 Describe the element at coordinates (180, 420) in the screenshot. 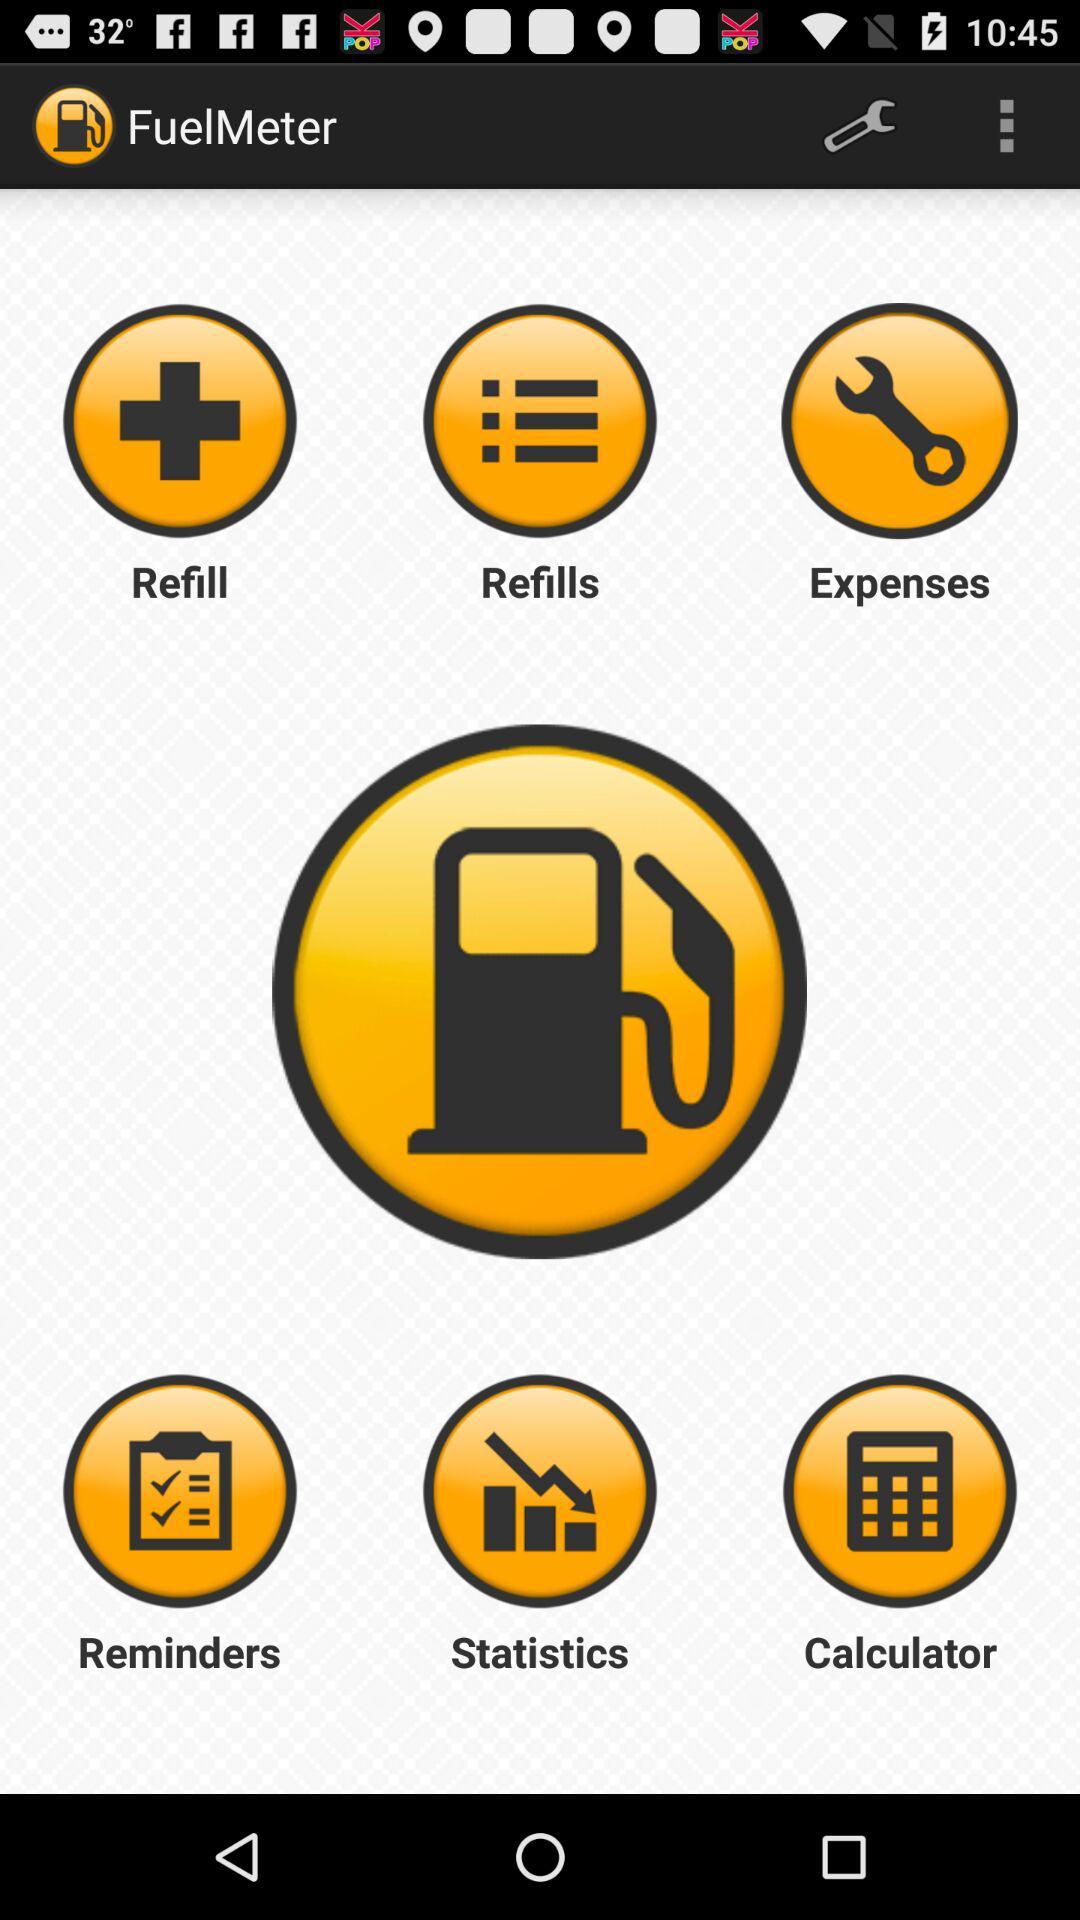

I see `refill option` at that location.